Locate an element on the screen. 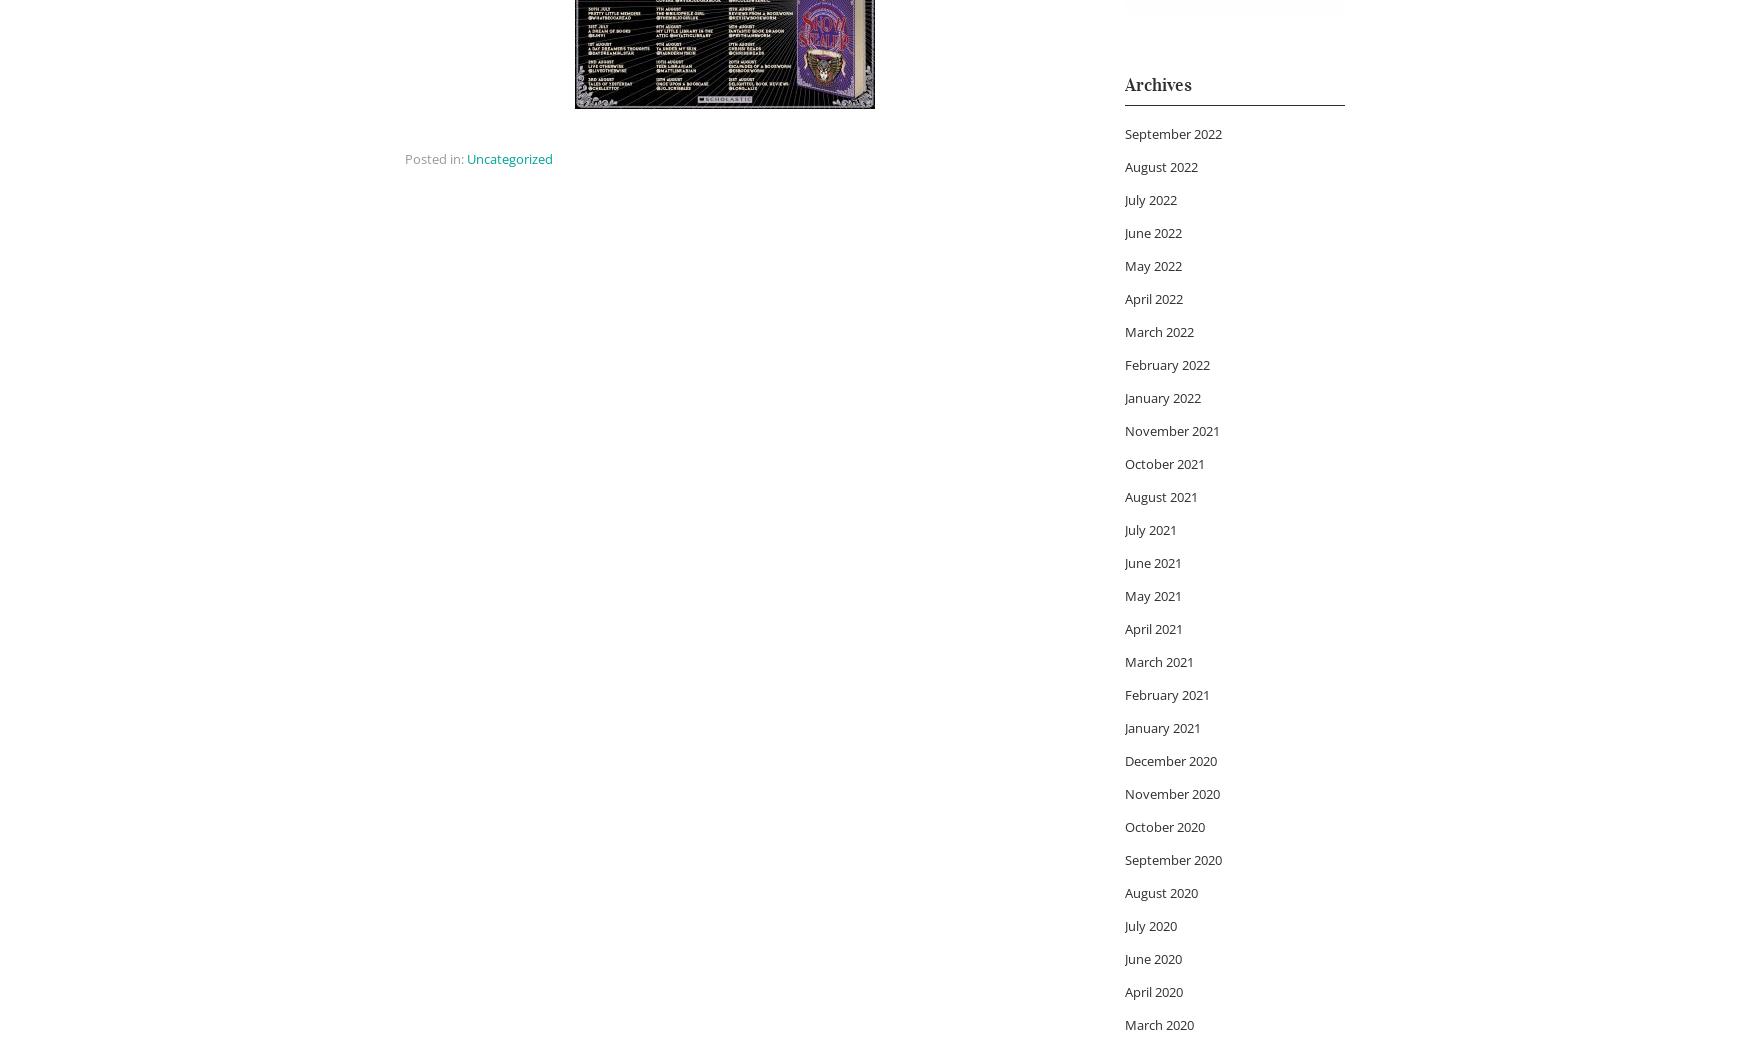 This screenshot has height=1040, width=1750. 'November 2020' is located at coordinates (1171, 792).